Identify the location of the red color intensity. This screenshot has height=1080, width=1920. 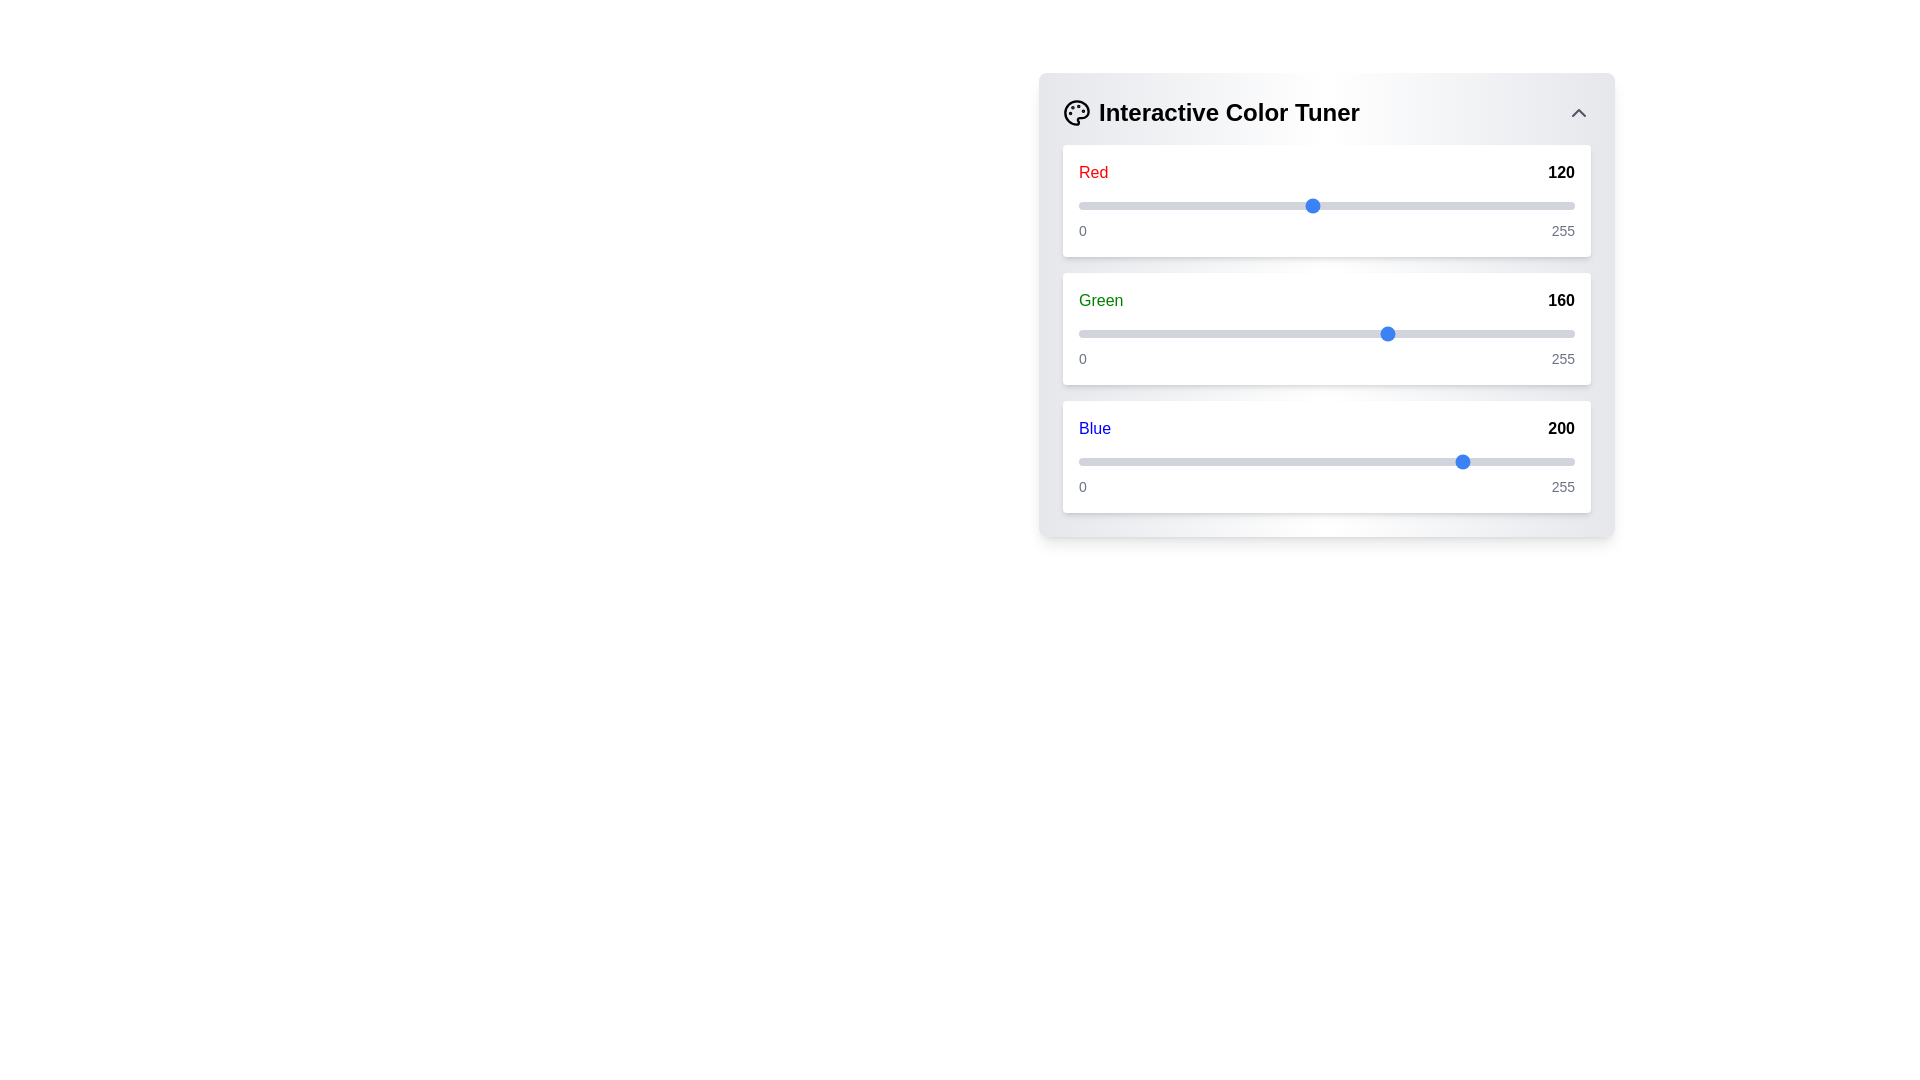
(1260, 205).